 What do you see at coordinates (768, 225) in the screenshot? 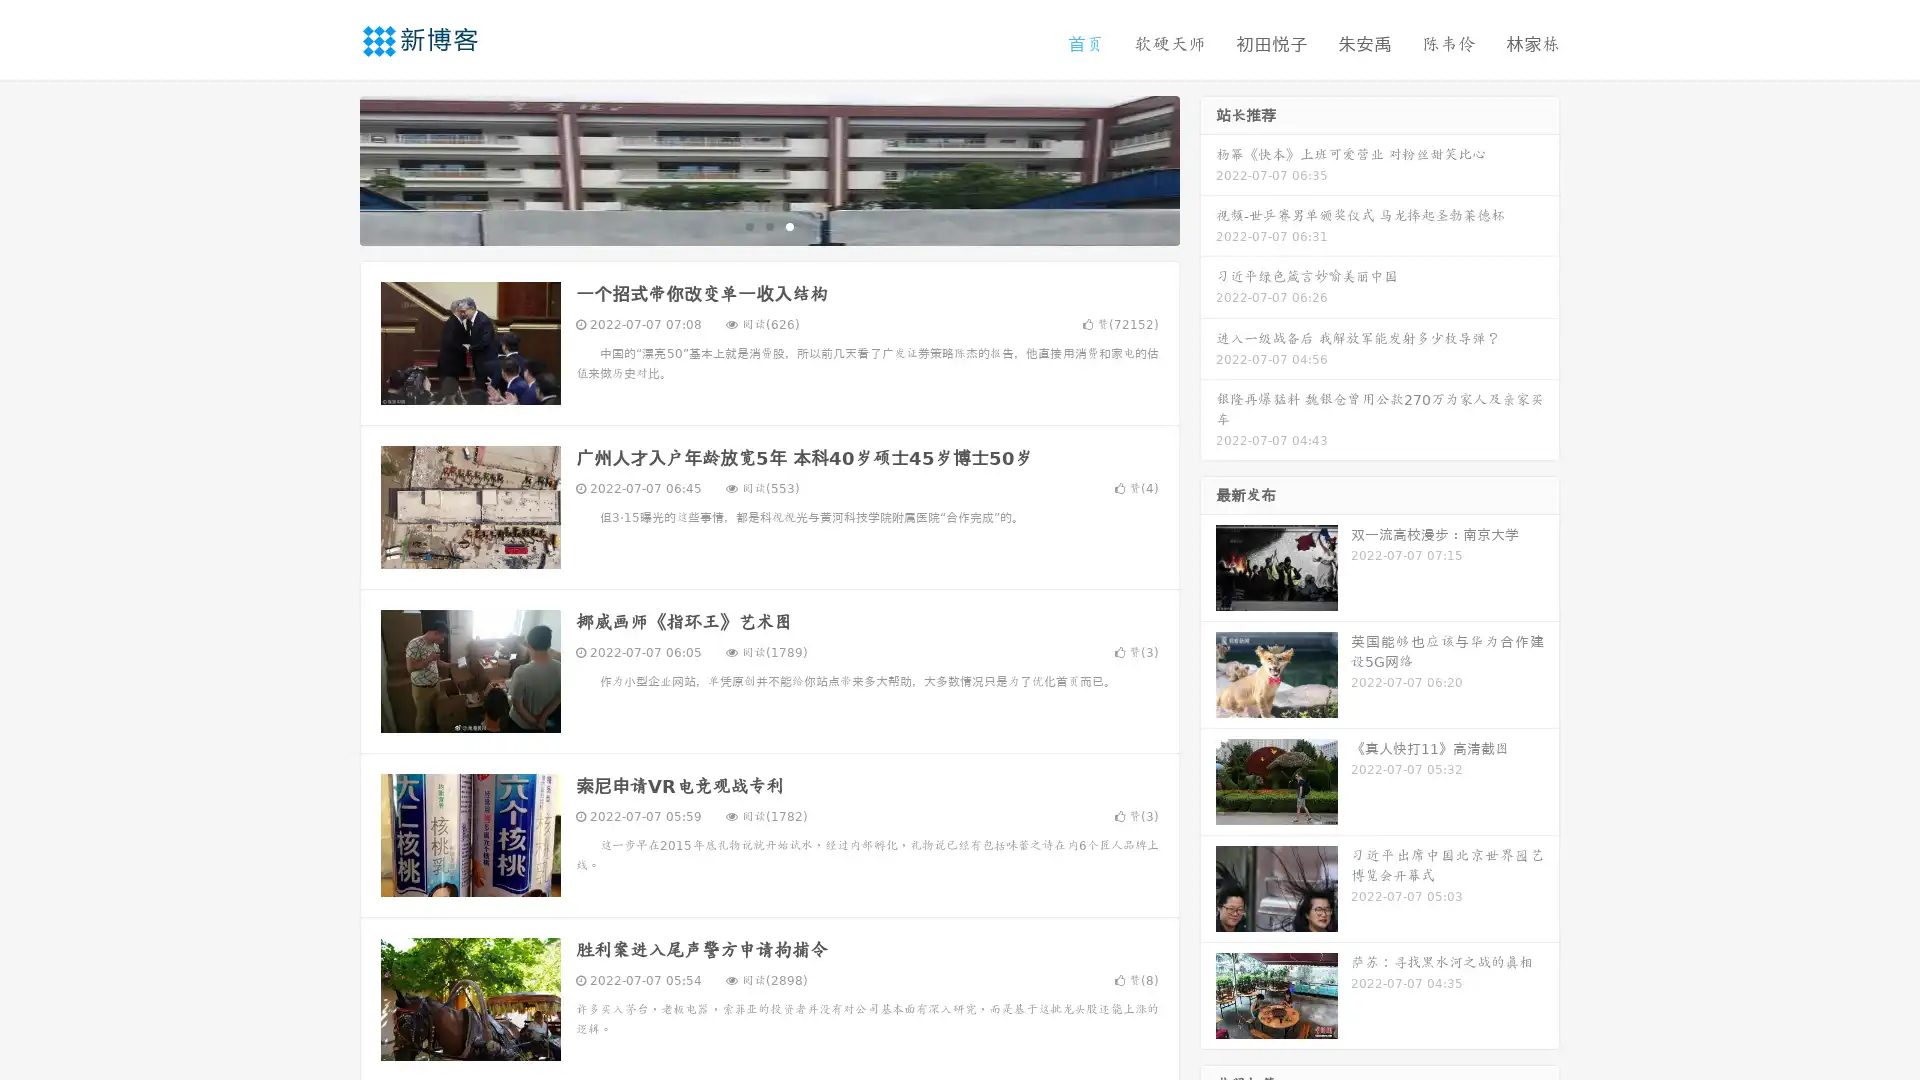
I see `Go to slide 2` at bounding box center [768, 225].